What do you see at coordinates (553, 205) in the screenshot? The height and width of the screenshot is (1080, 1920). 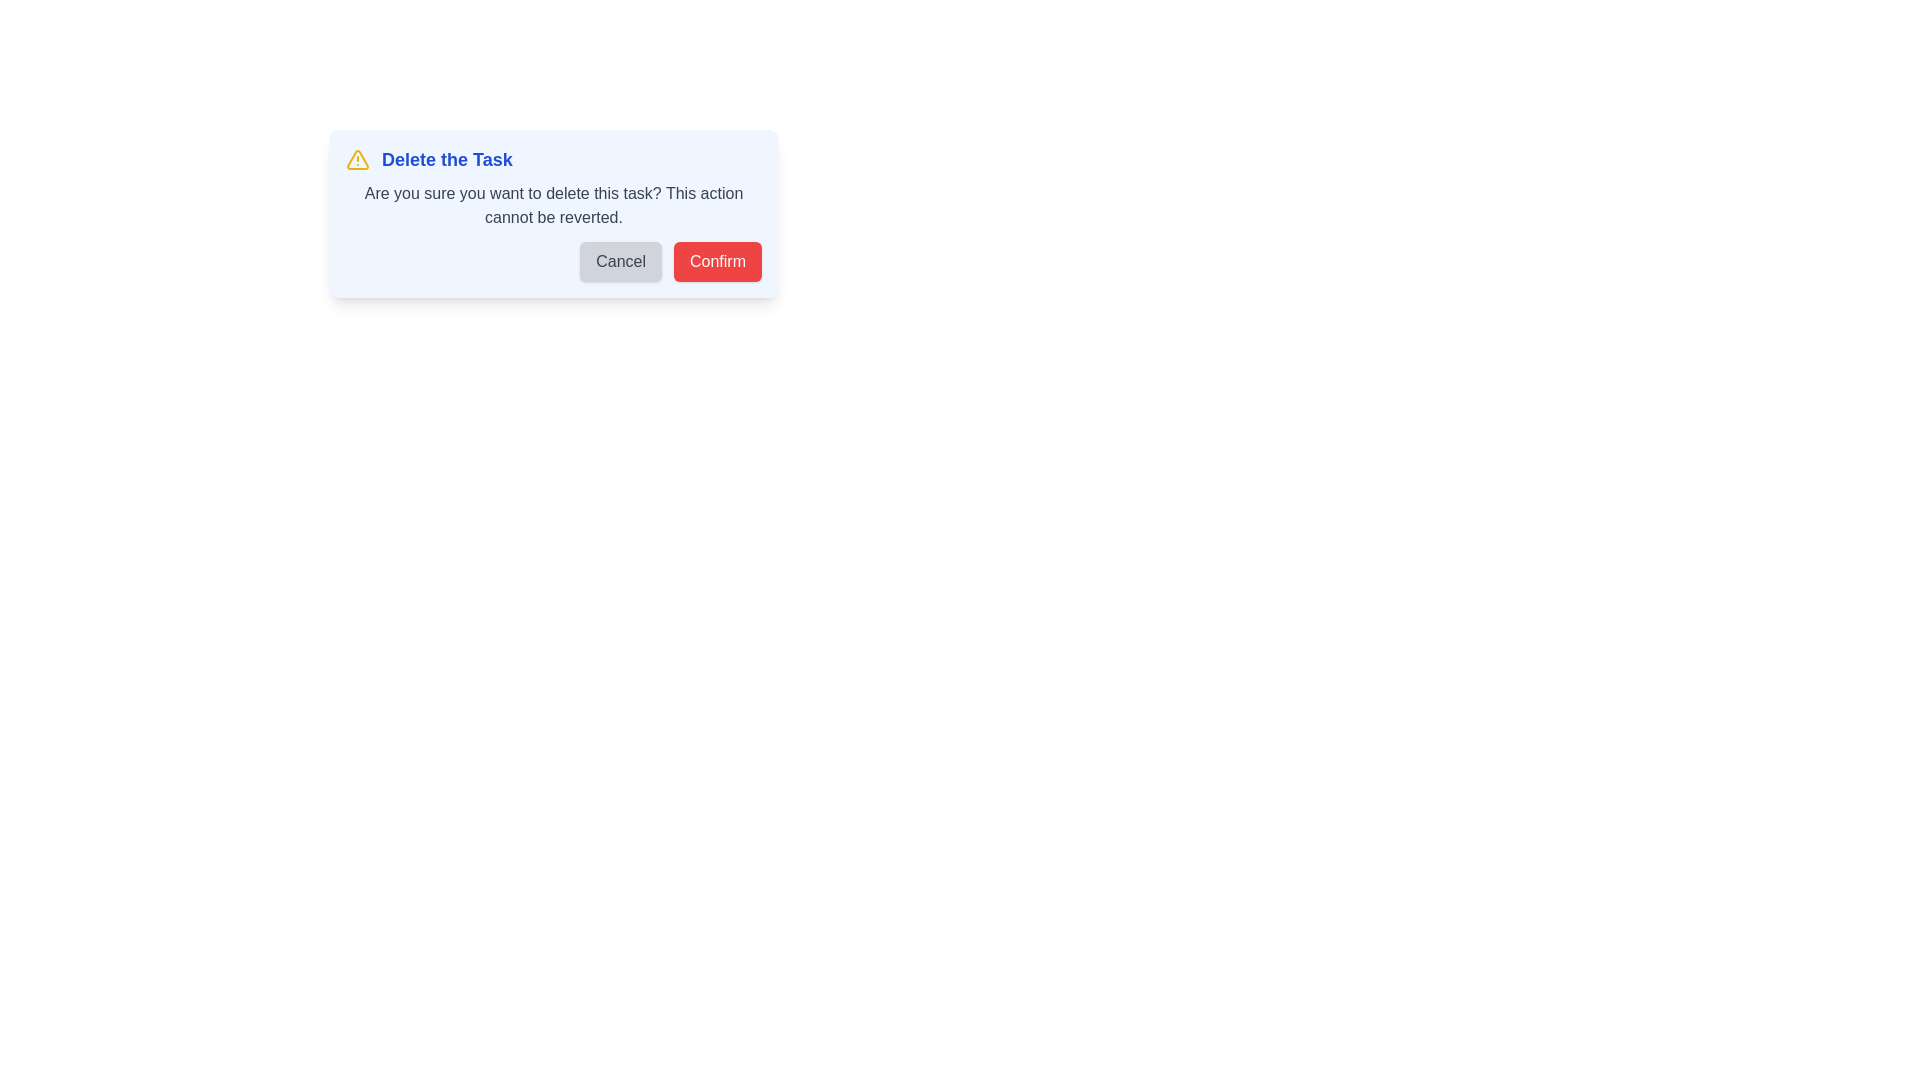 I see `the cautionary text label in the confirmation dialog that warns about the irreversibility of the delete action` at bounding box center [553, 205].